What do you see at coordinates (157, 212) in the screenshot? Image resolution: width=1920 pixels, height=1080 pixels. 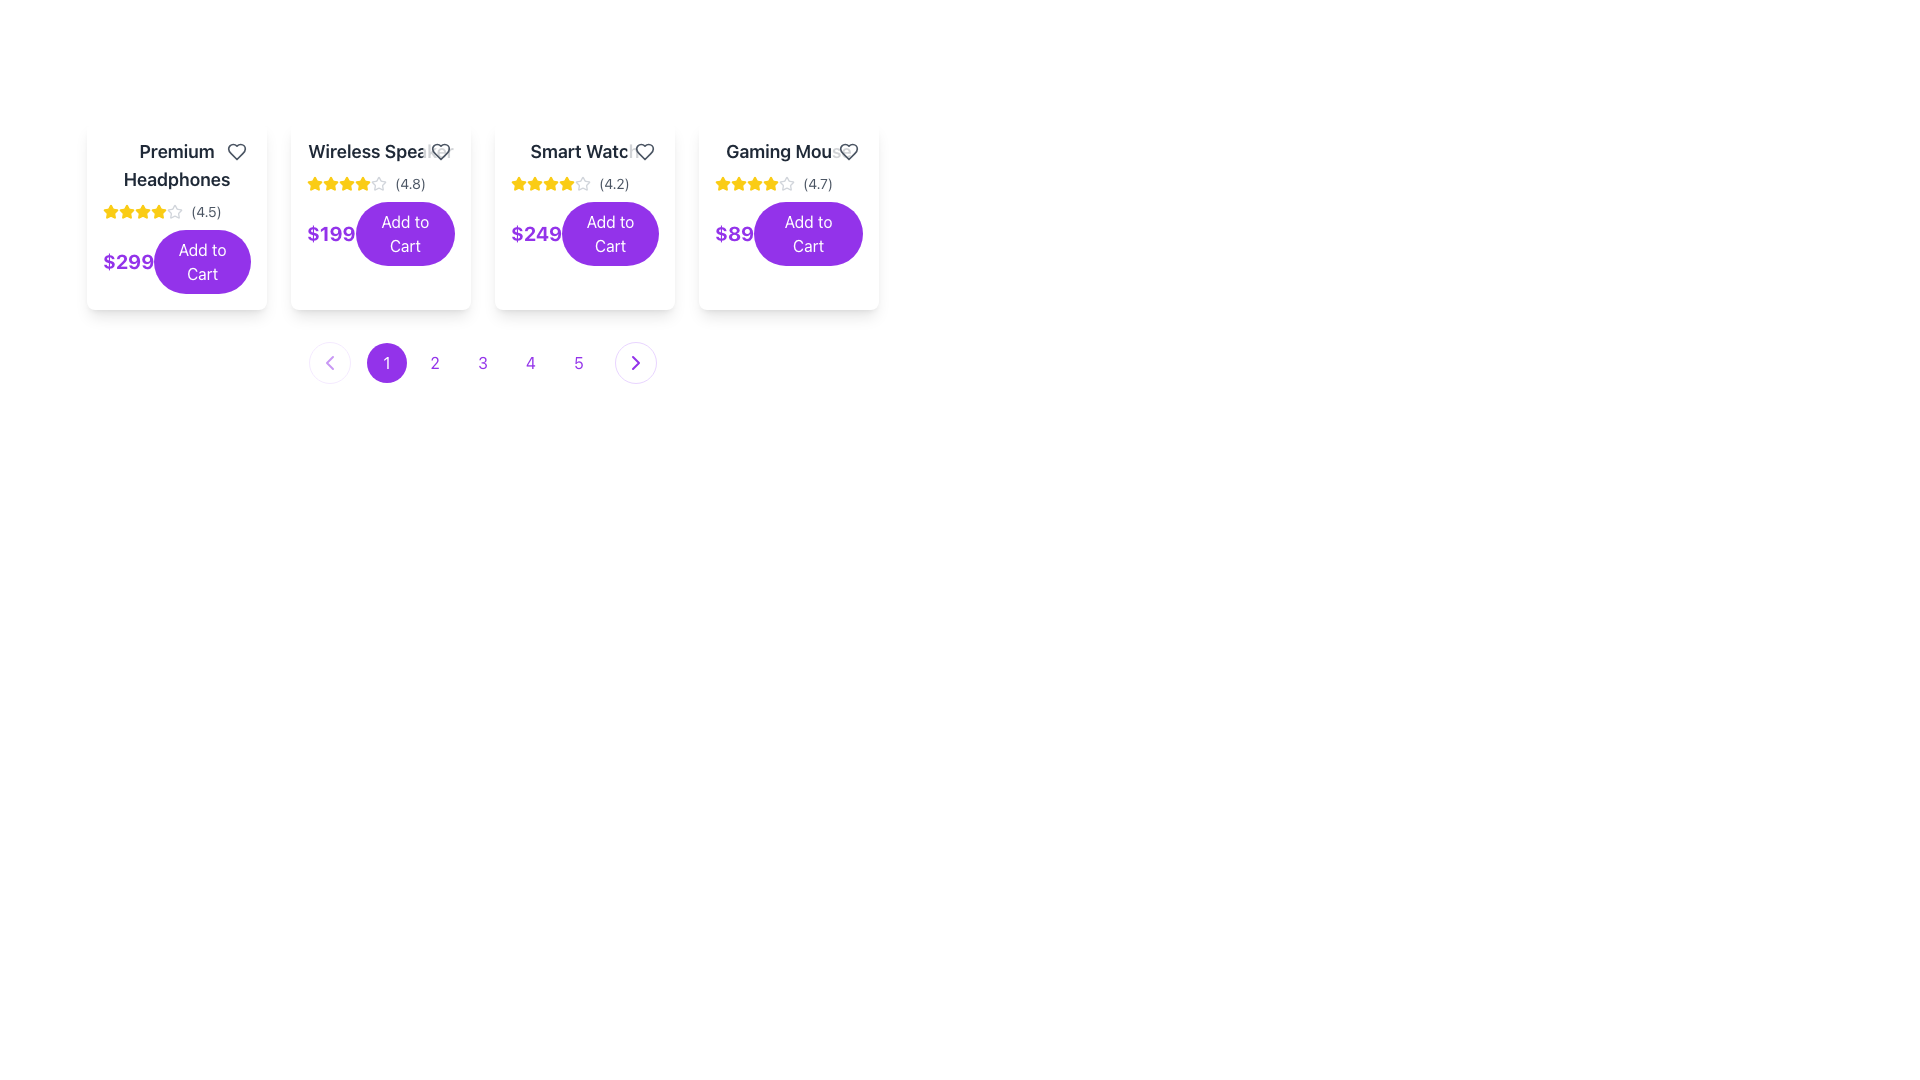 I see `the fifth star icon in the five-star rating system located beneath the title 'Premium Headphones' on the leftmost product card` at bounding box center [157, 212].